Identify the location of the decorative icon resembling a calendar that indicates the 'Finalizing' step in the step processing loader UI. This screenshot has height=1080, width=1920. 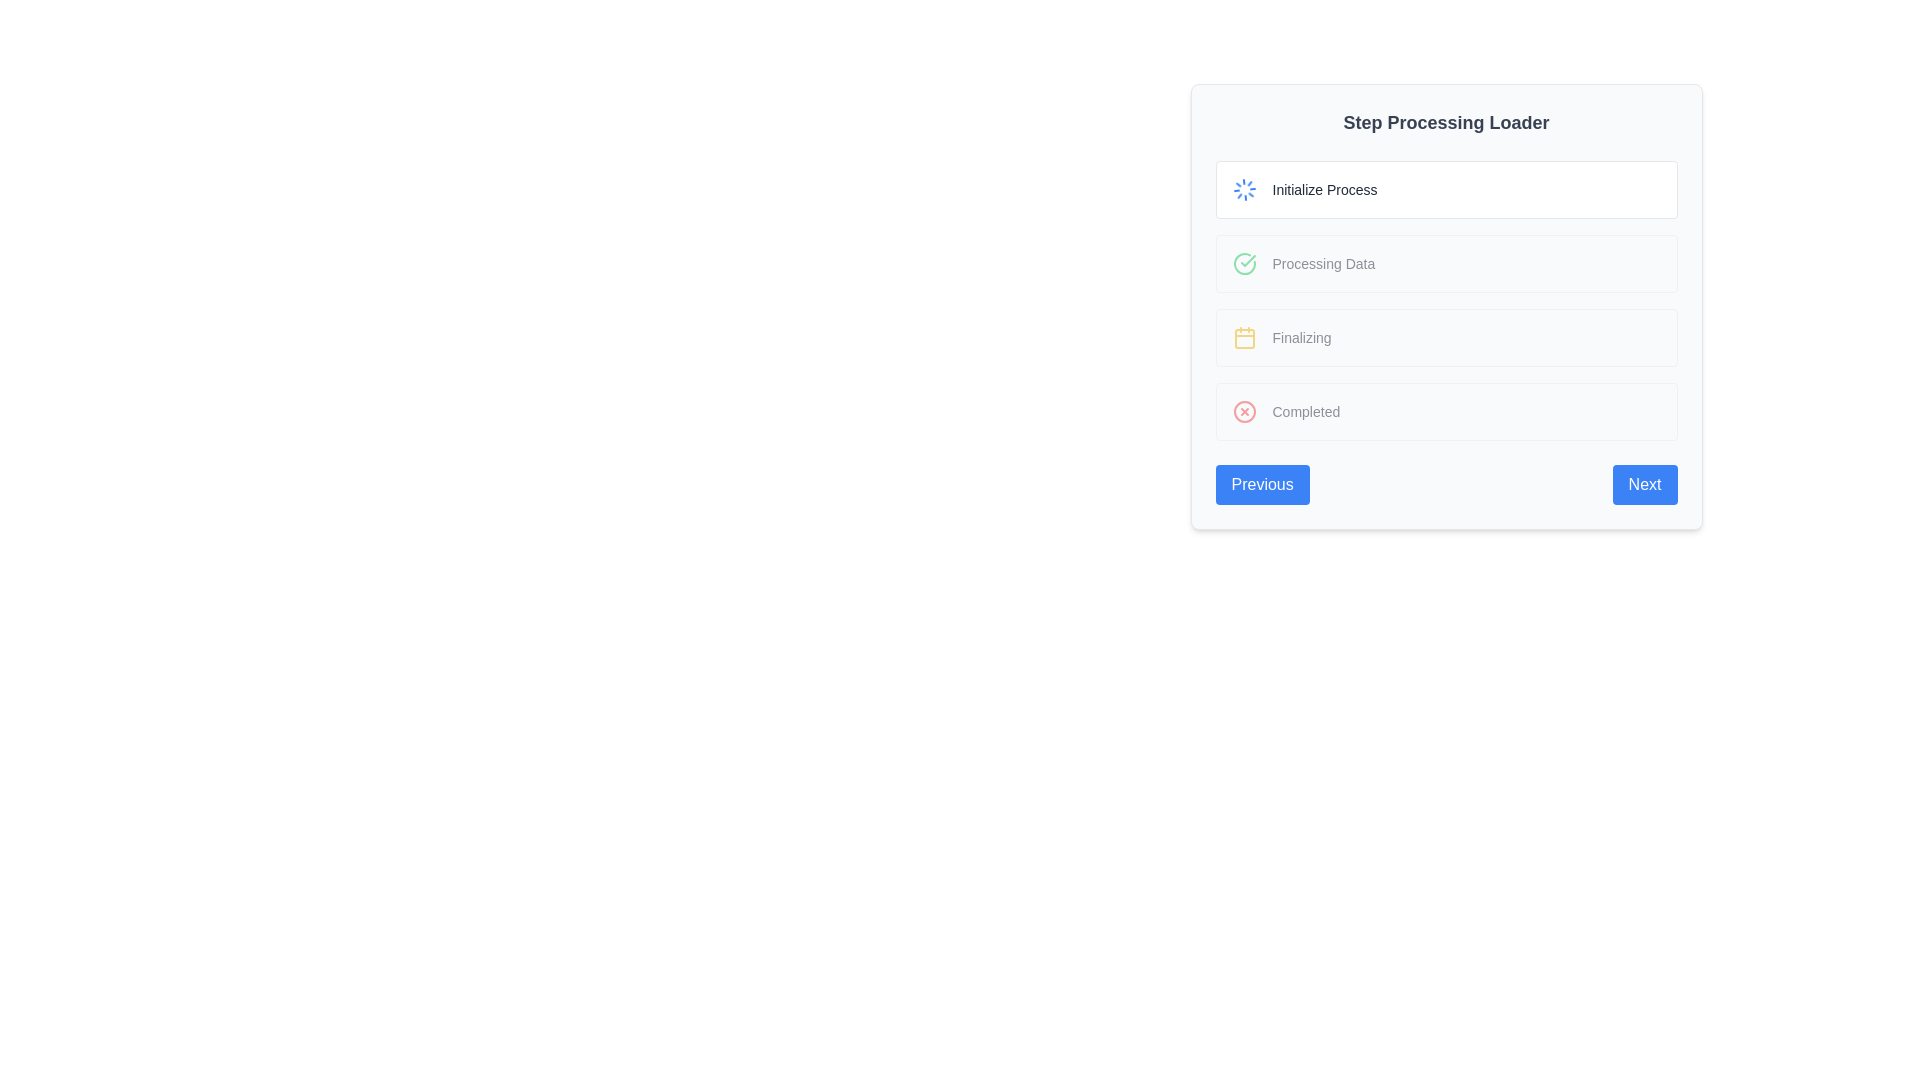
(1243, 338).